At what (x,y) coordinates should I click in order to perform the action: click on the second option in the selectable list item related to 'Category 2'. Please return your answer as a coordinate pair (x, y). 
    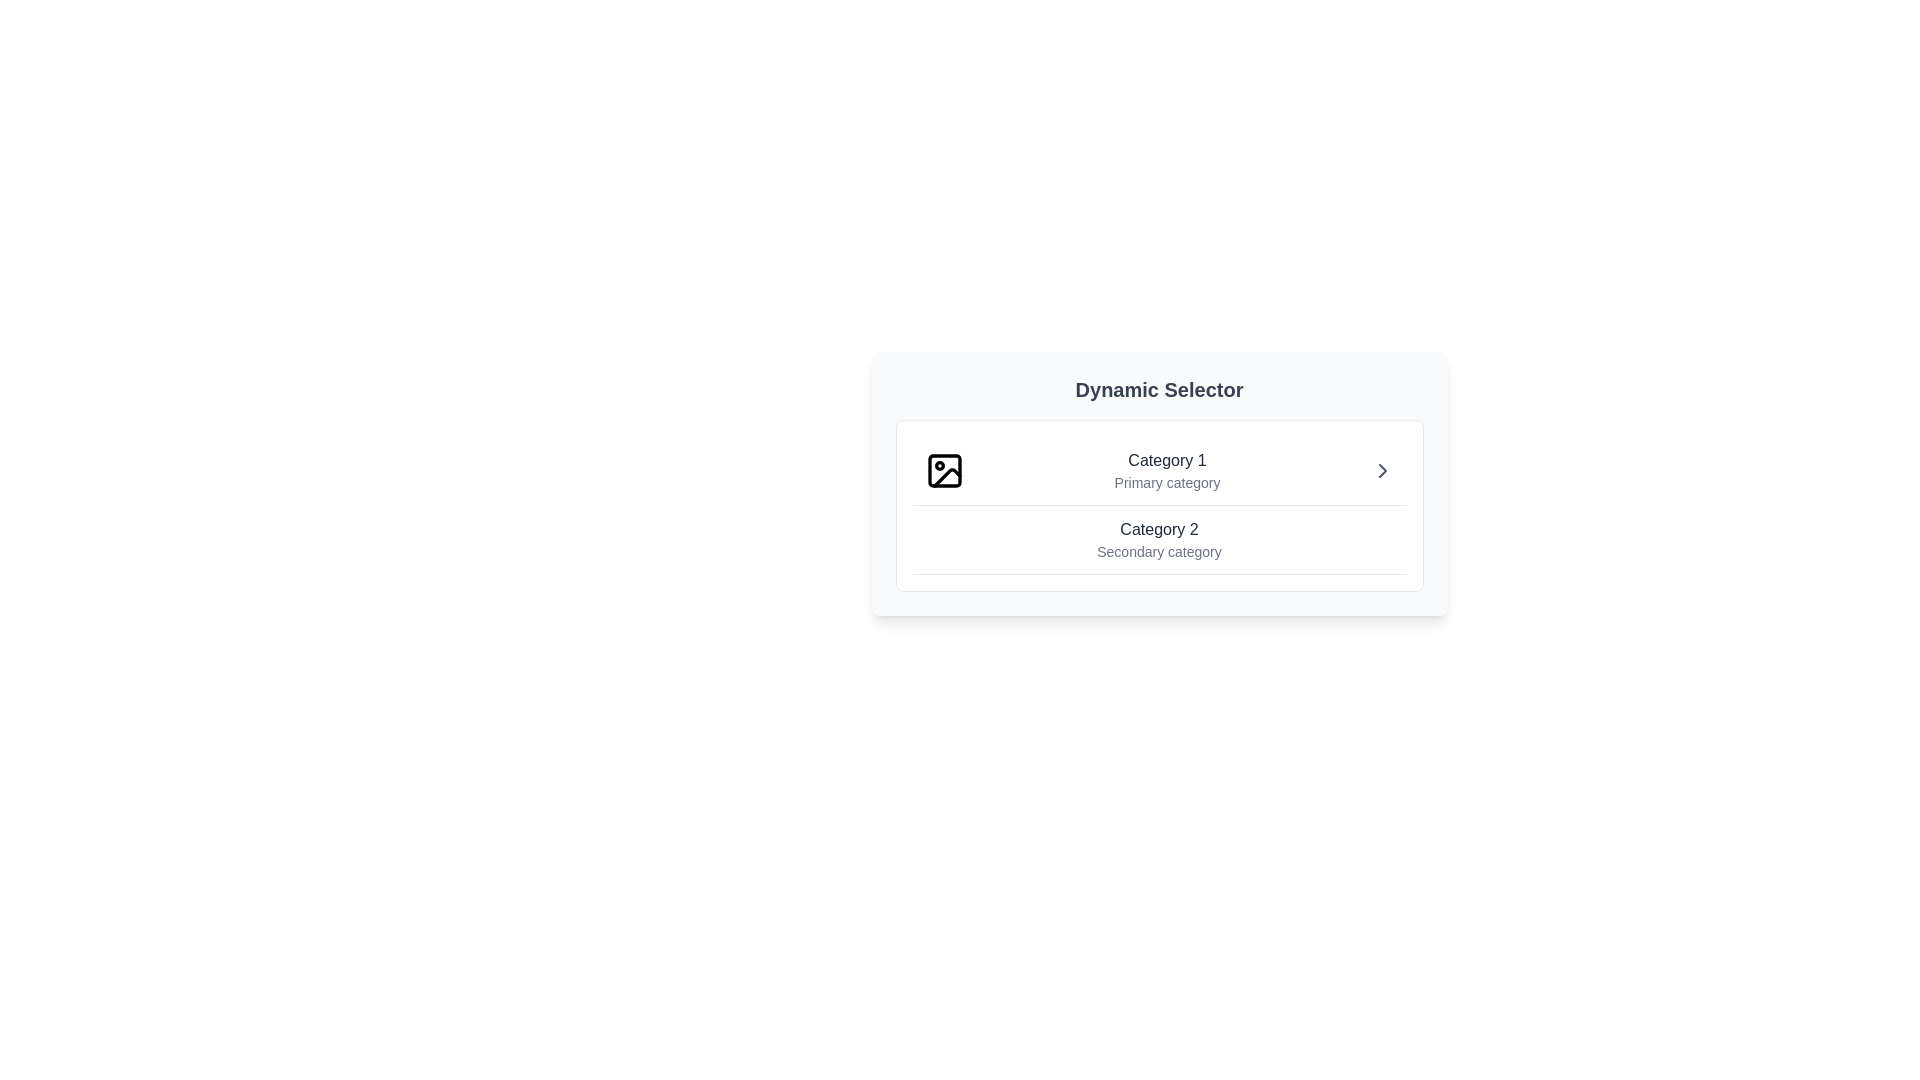
    Looking at the image, I should click on (1159, 540).